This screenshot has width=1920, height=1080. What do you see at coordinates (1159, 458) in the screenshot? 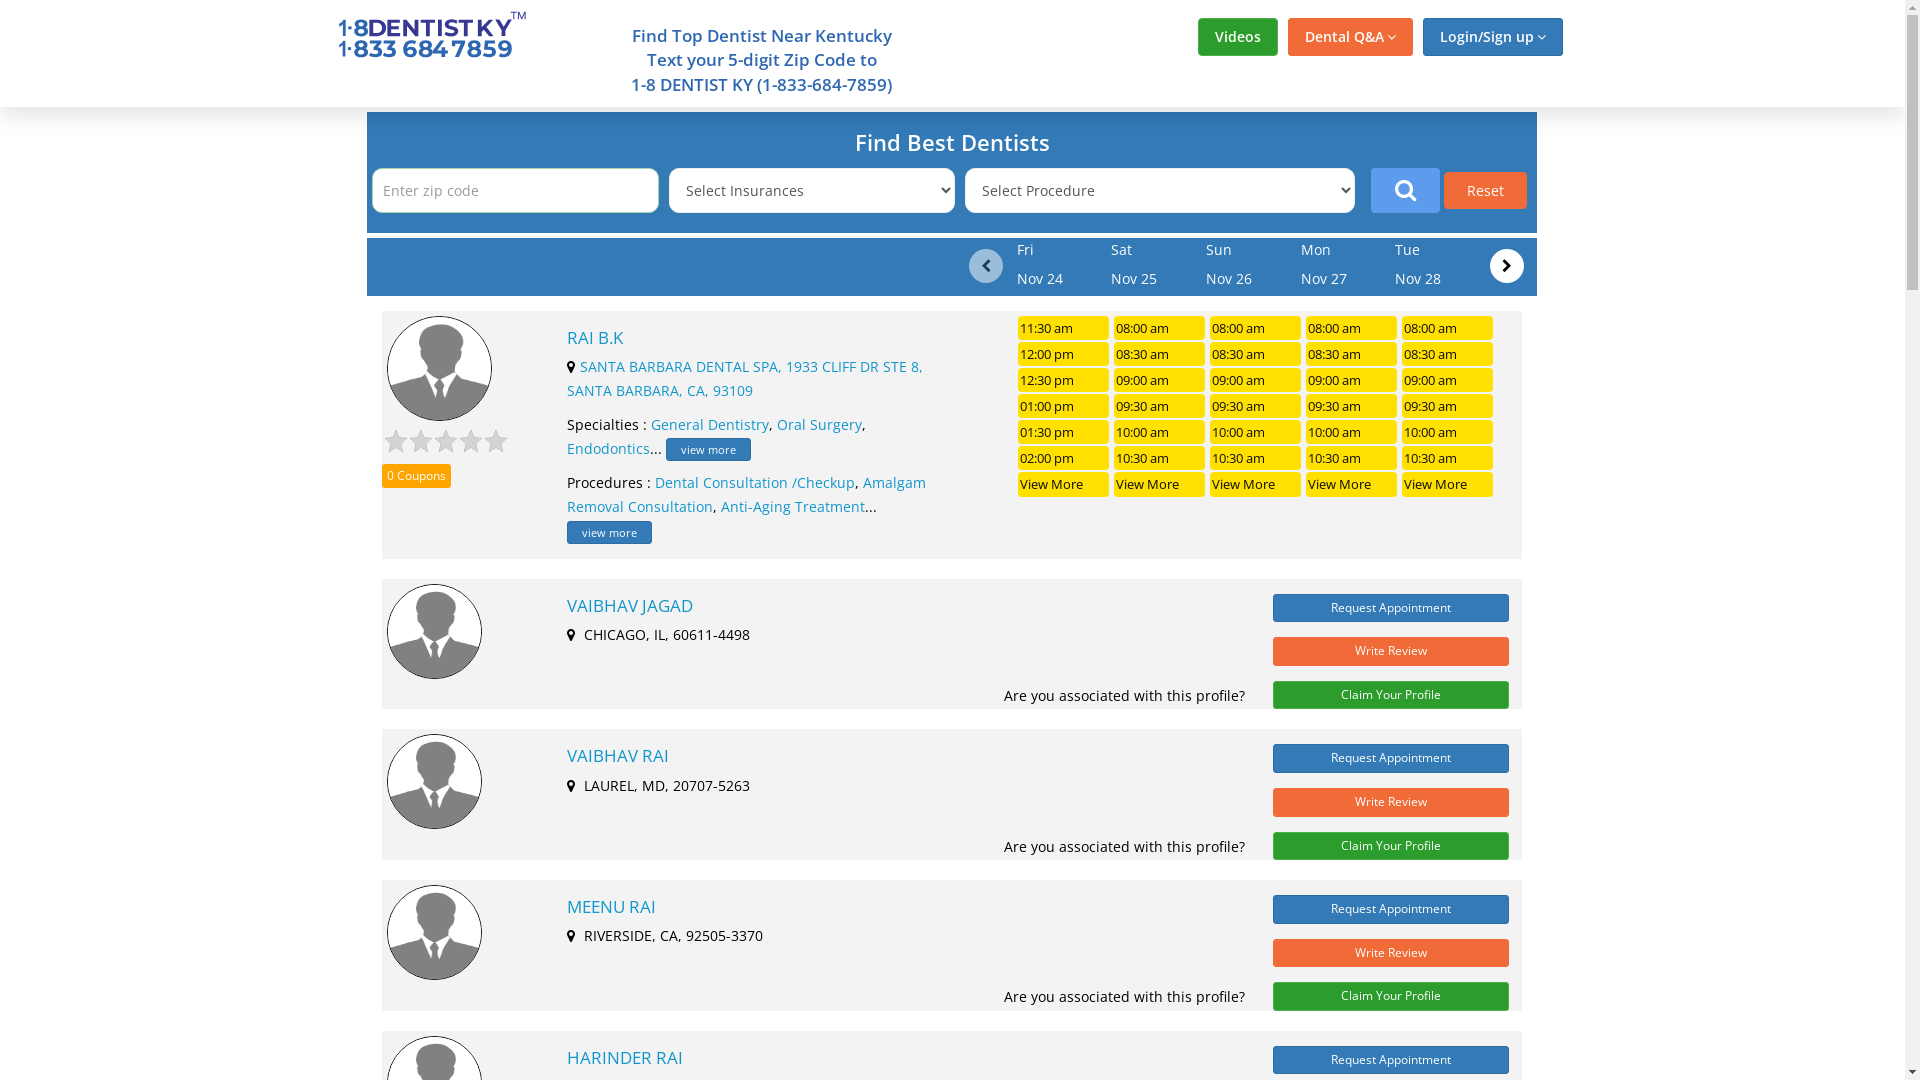
I see `'10:30 am'` at bounding box center [1159, 458].